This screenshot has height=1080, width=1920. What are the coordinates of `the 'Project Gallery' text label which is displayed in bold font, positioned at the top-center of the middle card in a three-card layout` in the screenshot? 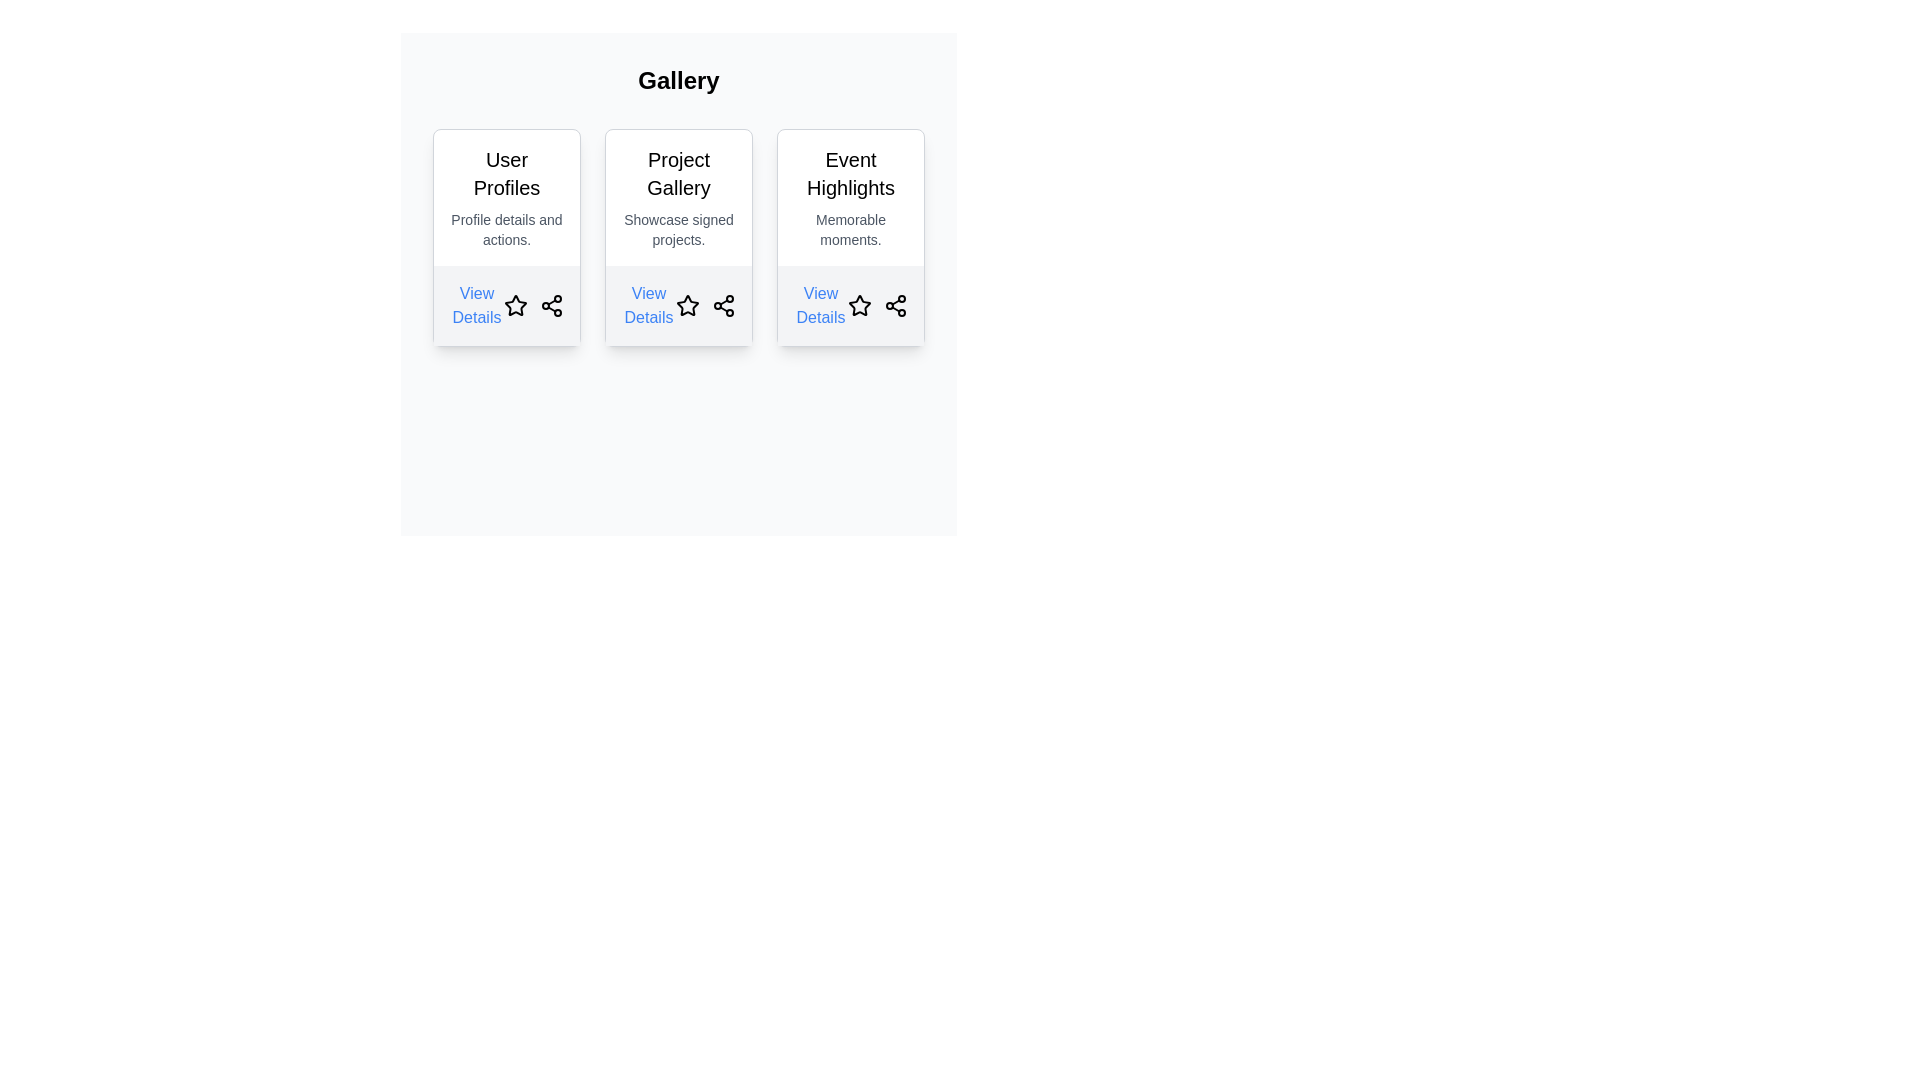 It's located at (678, 172).